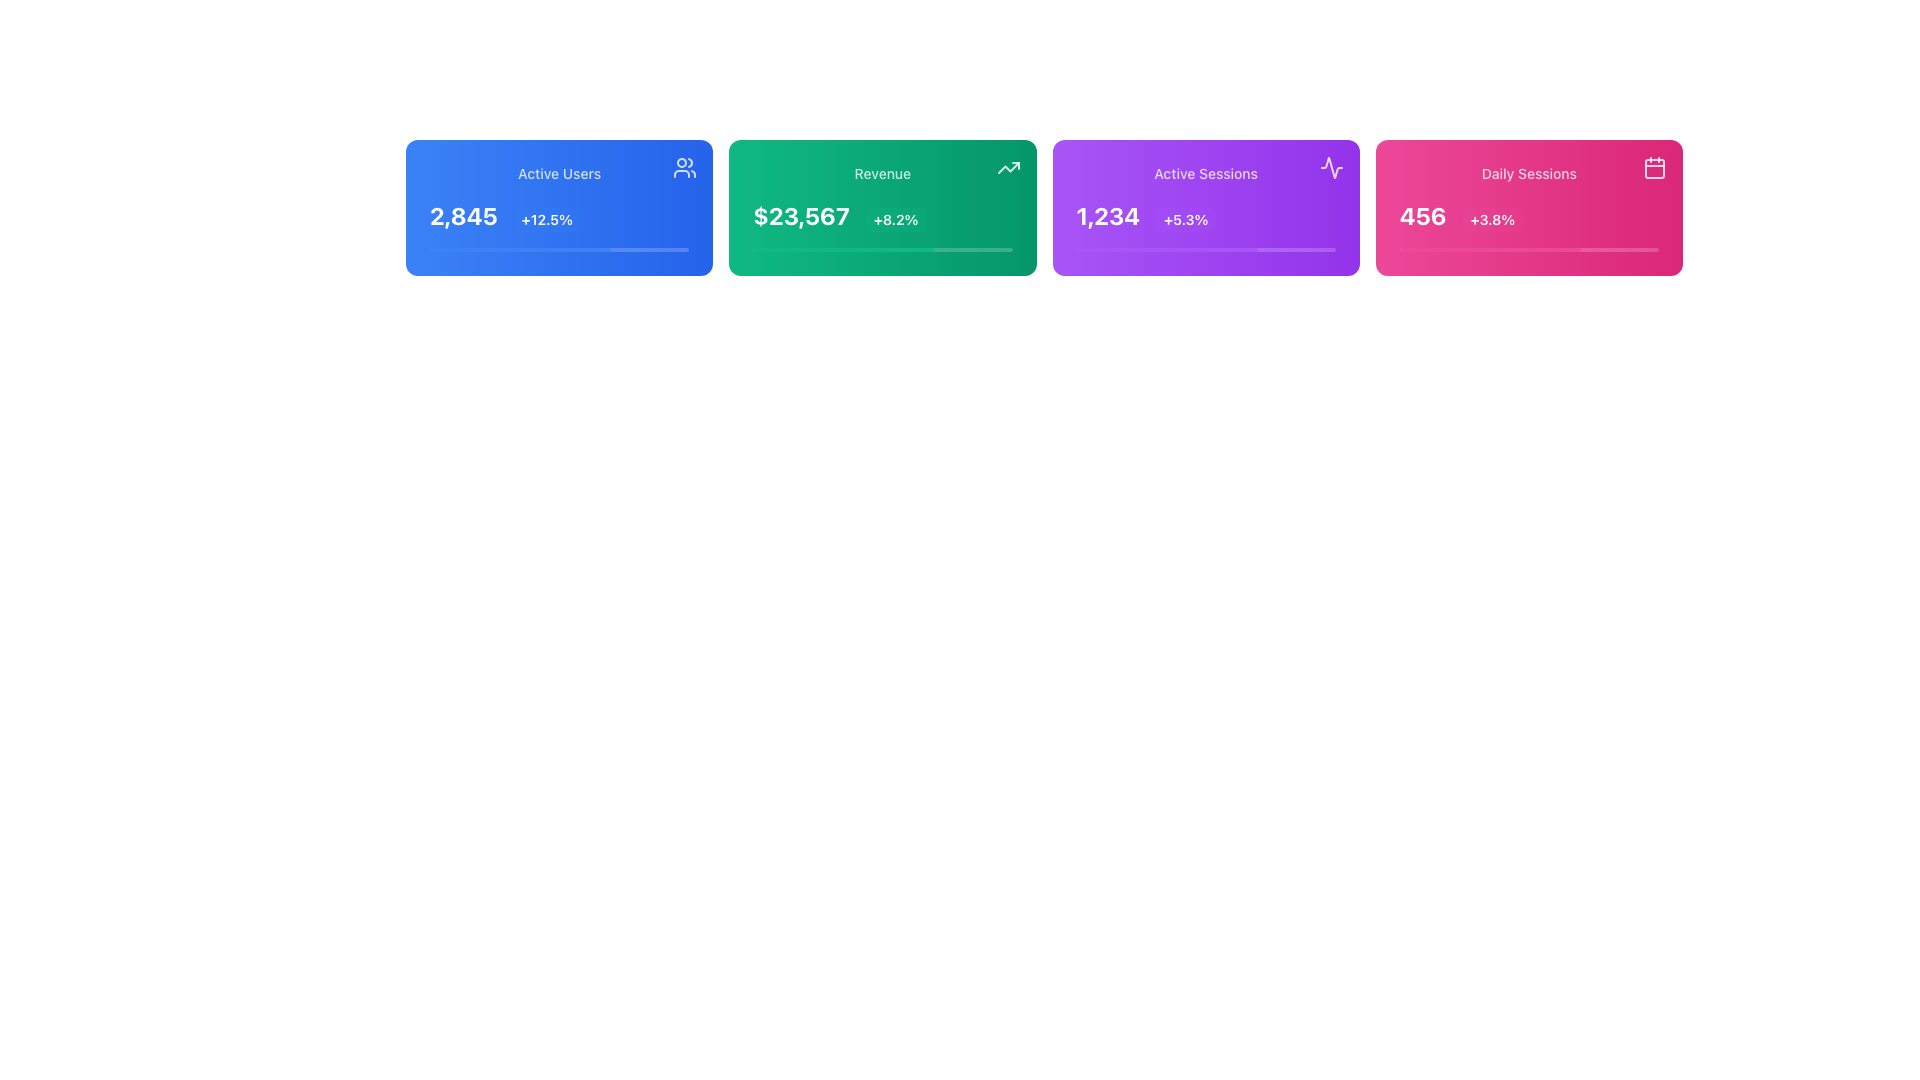 The width and height of the screenshot is (1920, 1080). I want to click on percentage value displayed on the small, rounded rectangular label showing '+5.3%' in bold typography, located within the 'Active Sessions' card, to the right of '1,234', so click(1186, 219).